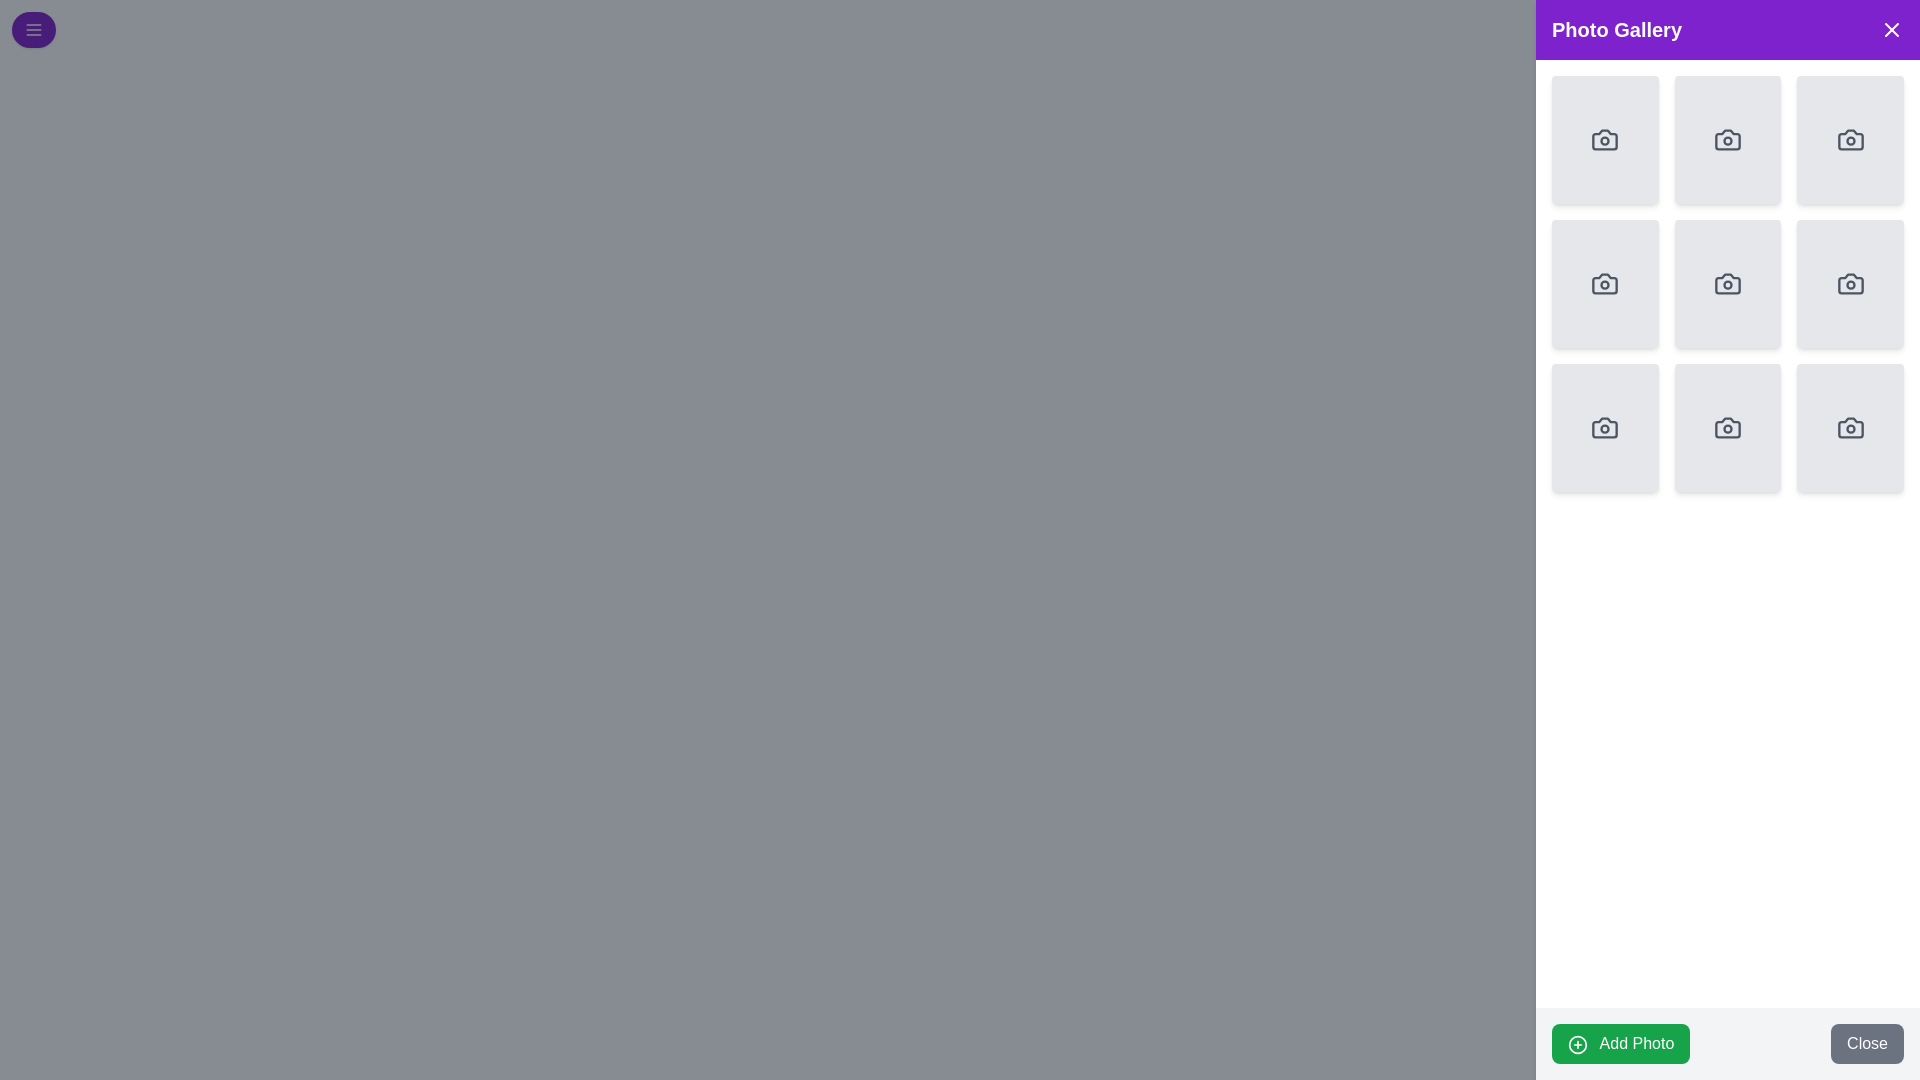 Image resolution: width=1920 pixels, height=1080 pixels. I want to click on the third camera icon in the 'Photo Gallery' sidebar, so click(1849, 284).